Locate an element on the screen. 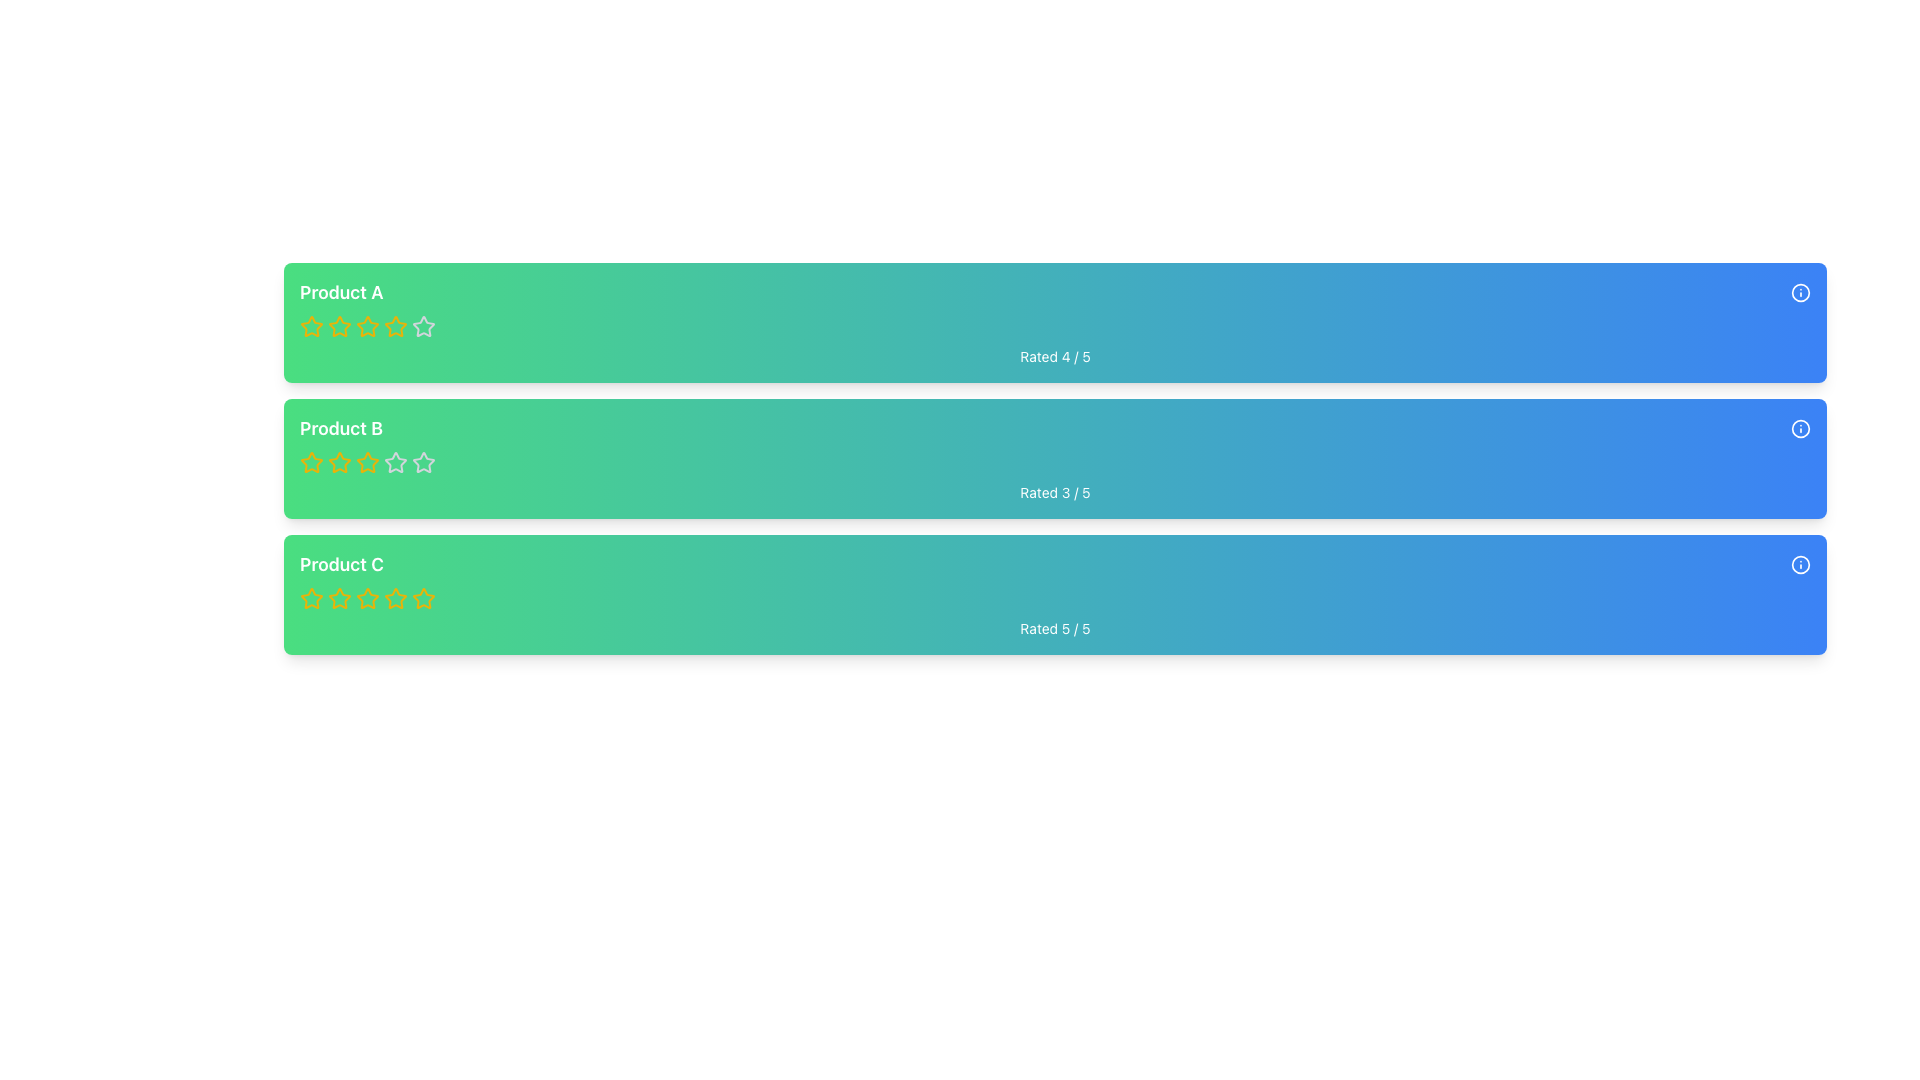 The image size is (1920, 1080). the third star rating icon with a bright yellow border located beside the text 'Product A' in the topmost green gradient section is located at coordinates (340, 326).